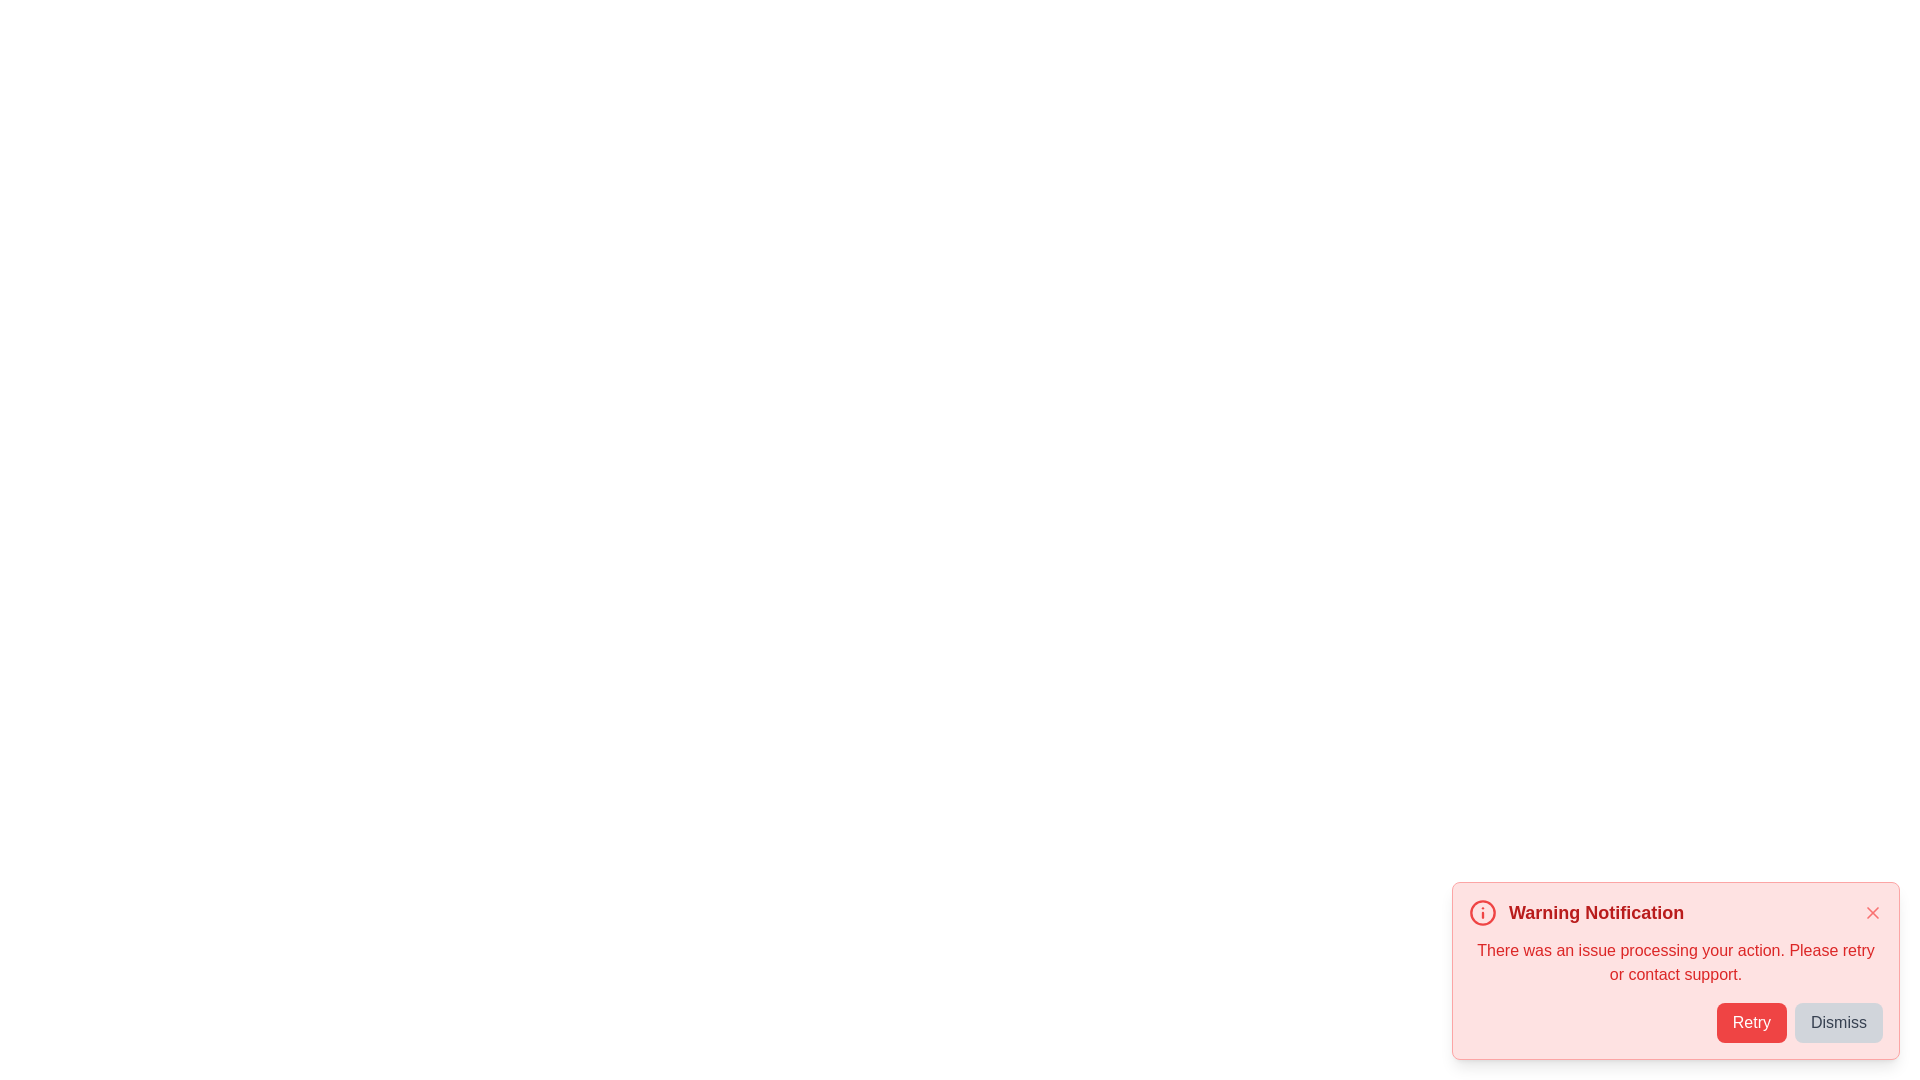 The height and width of the screenshot is (1080, 1920). I want to click on the 'Retry' button to retry the action, so click(1750, 1022).